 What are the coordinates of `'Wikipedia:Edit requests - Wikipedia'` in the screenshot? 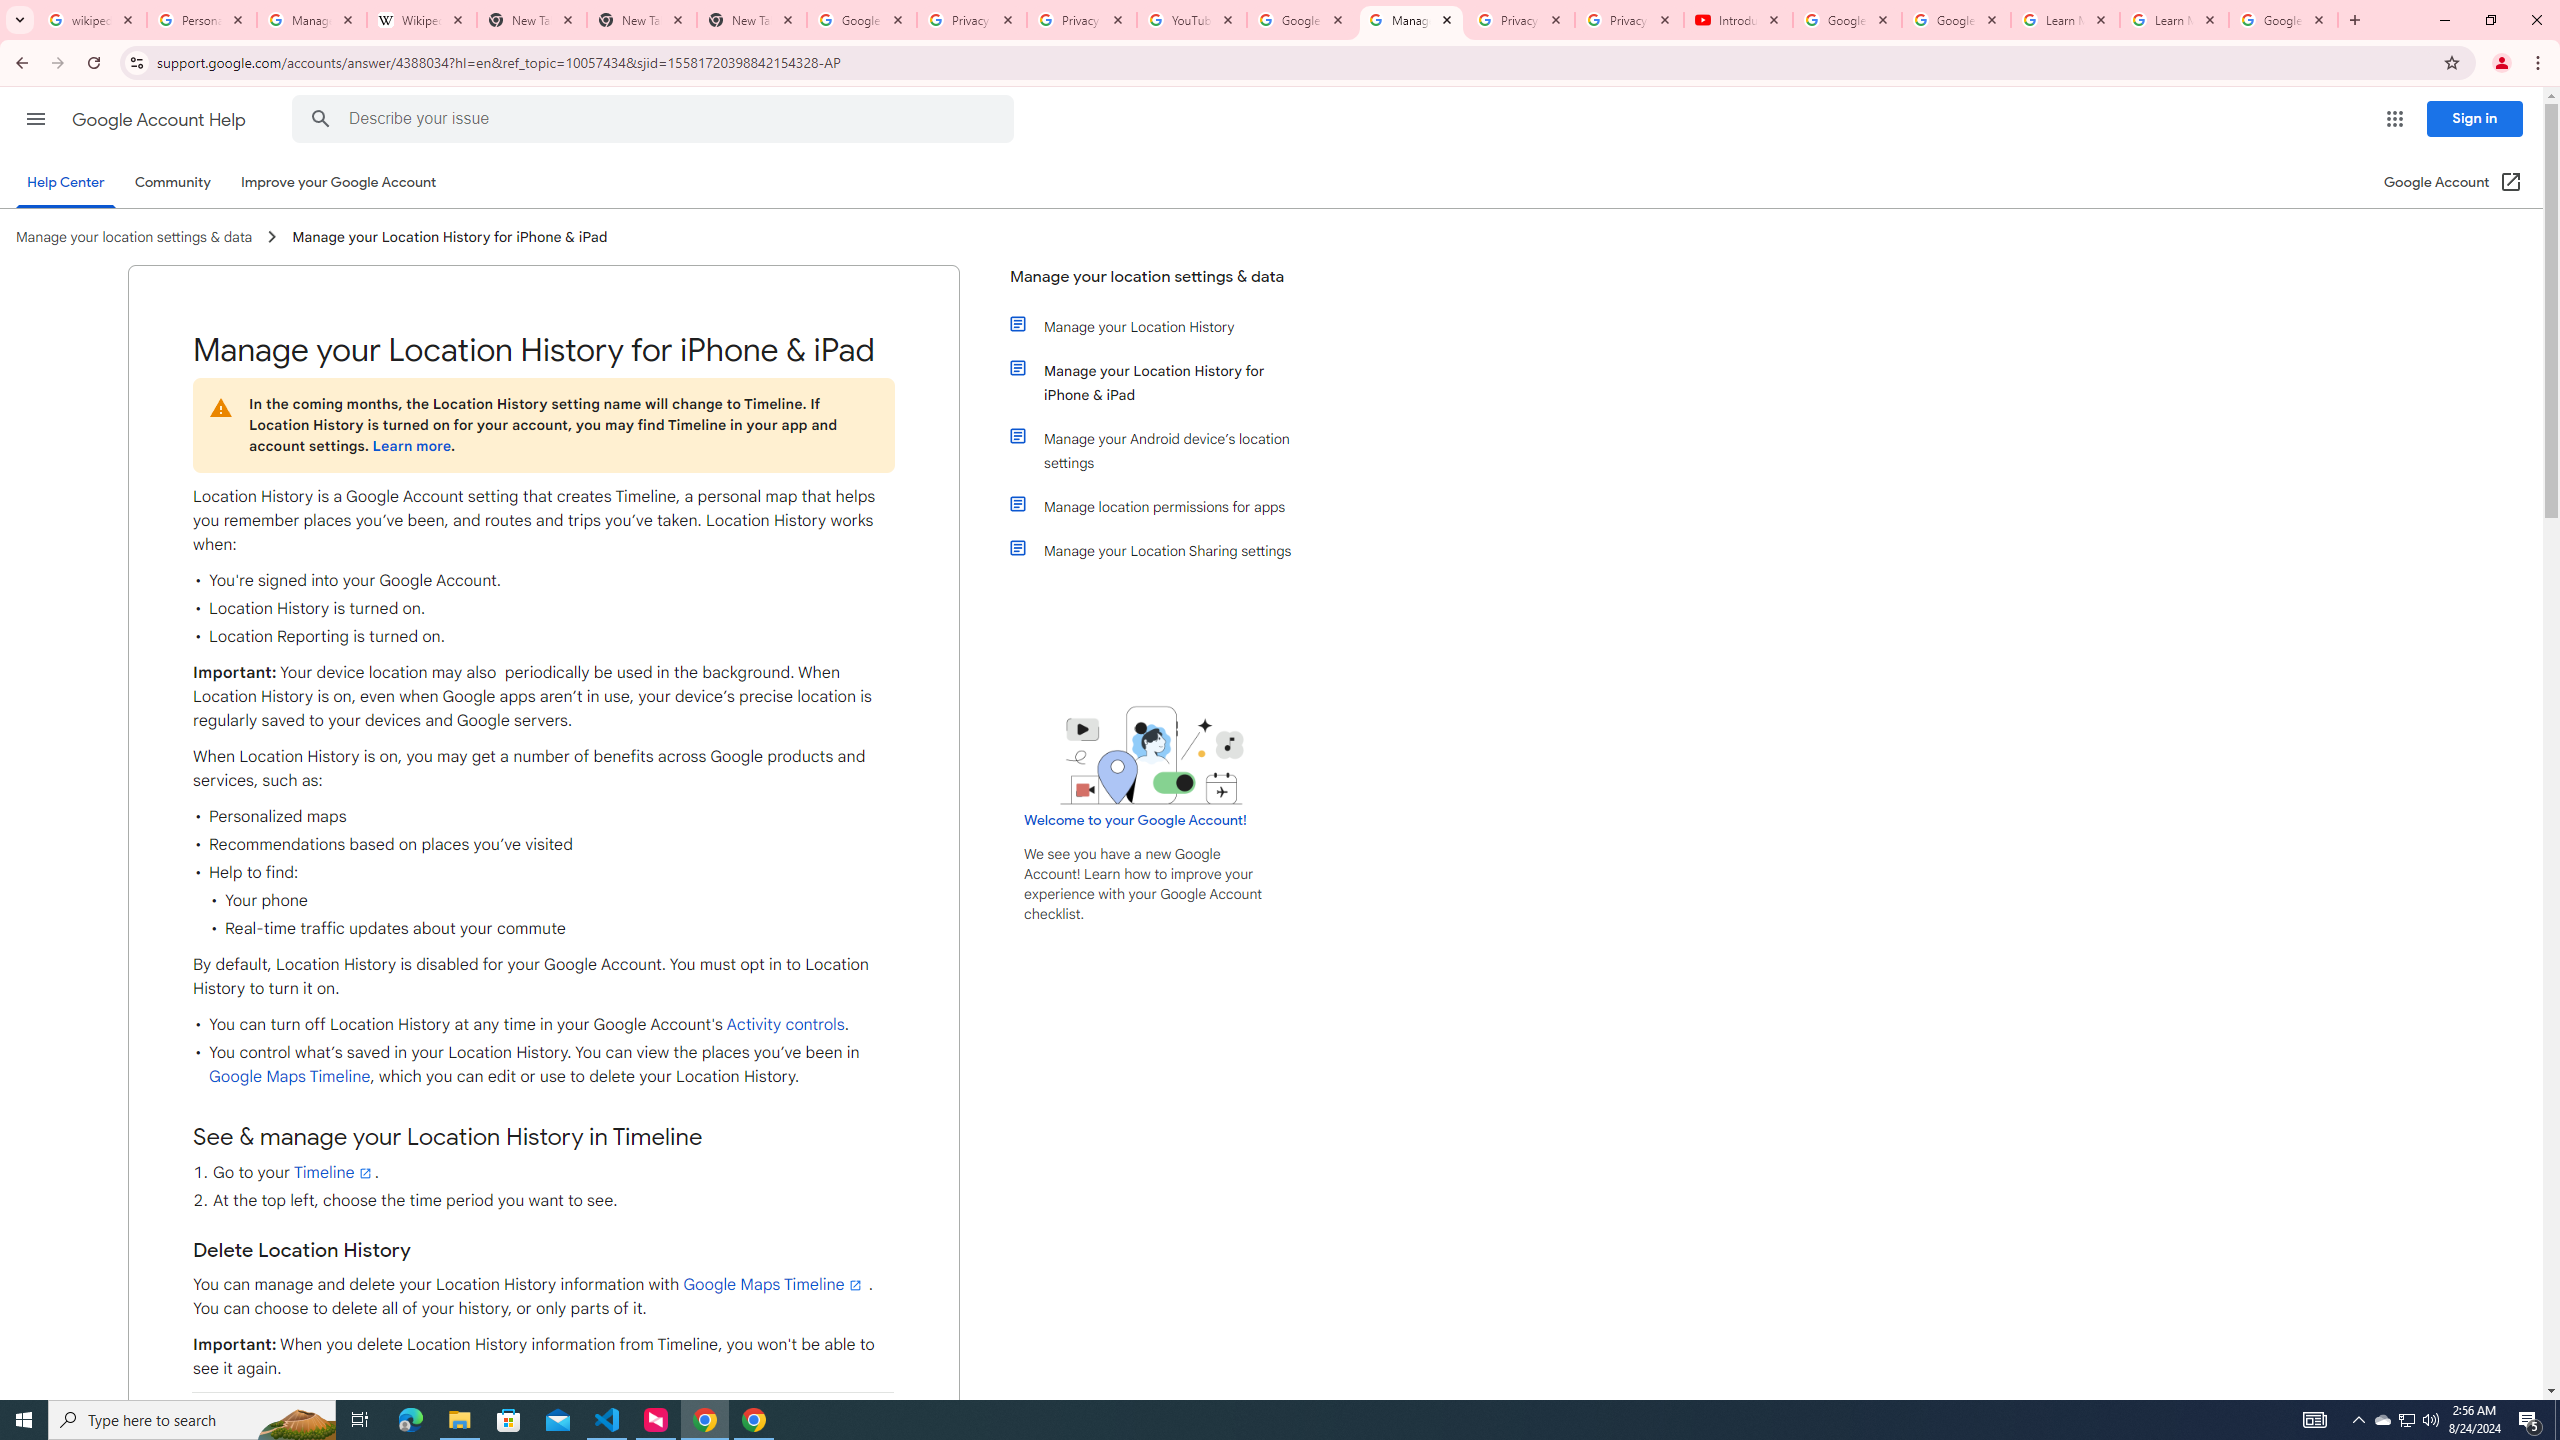 It's located at (421, 19).